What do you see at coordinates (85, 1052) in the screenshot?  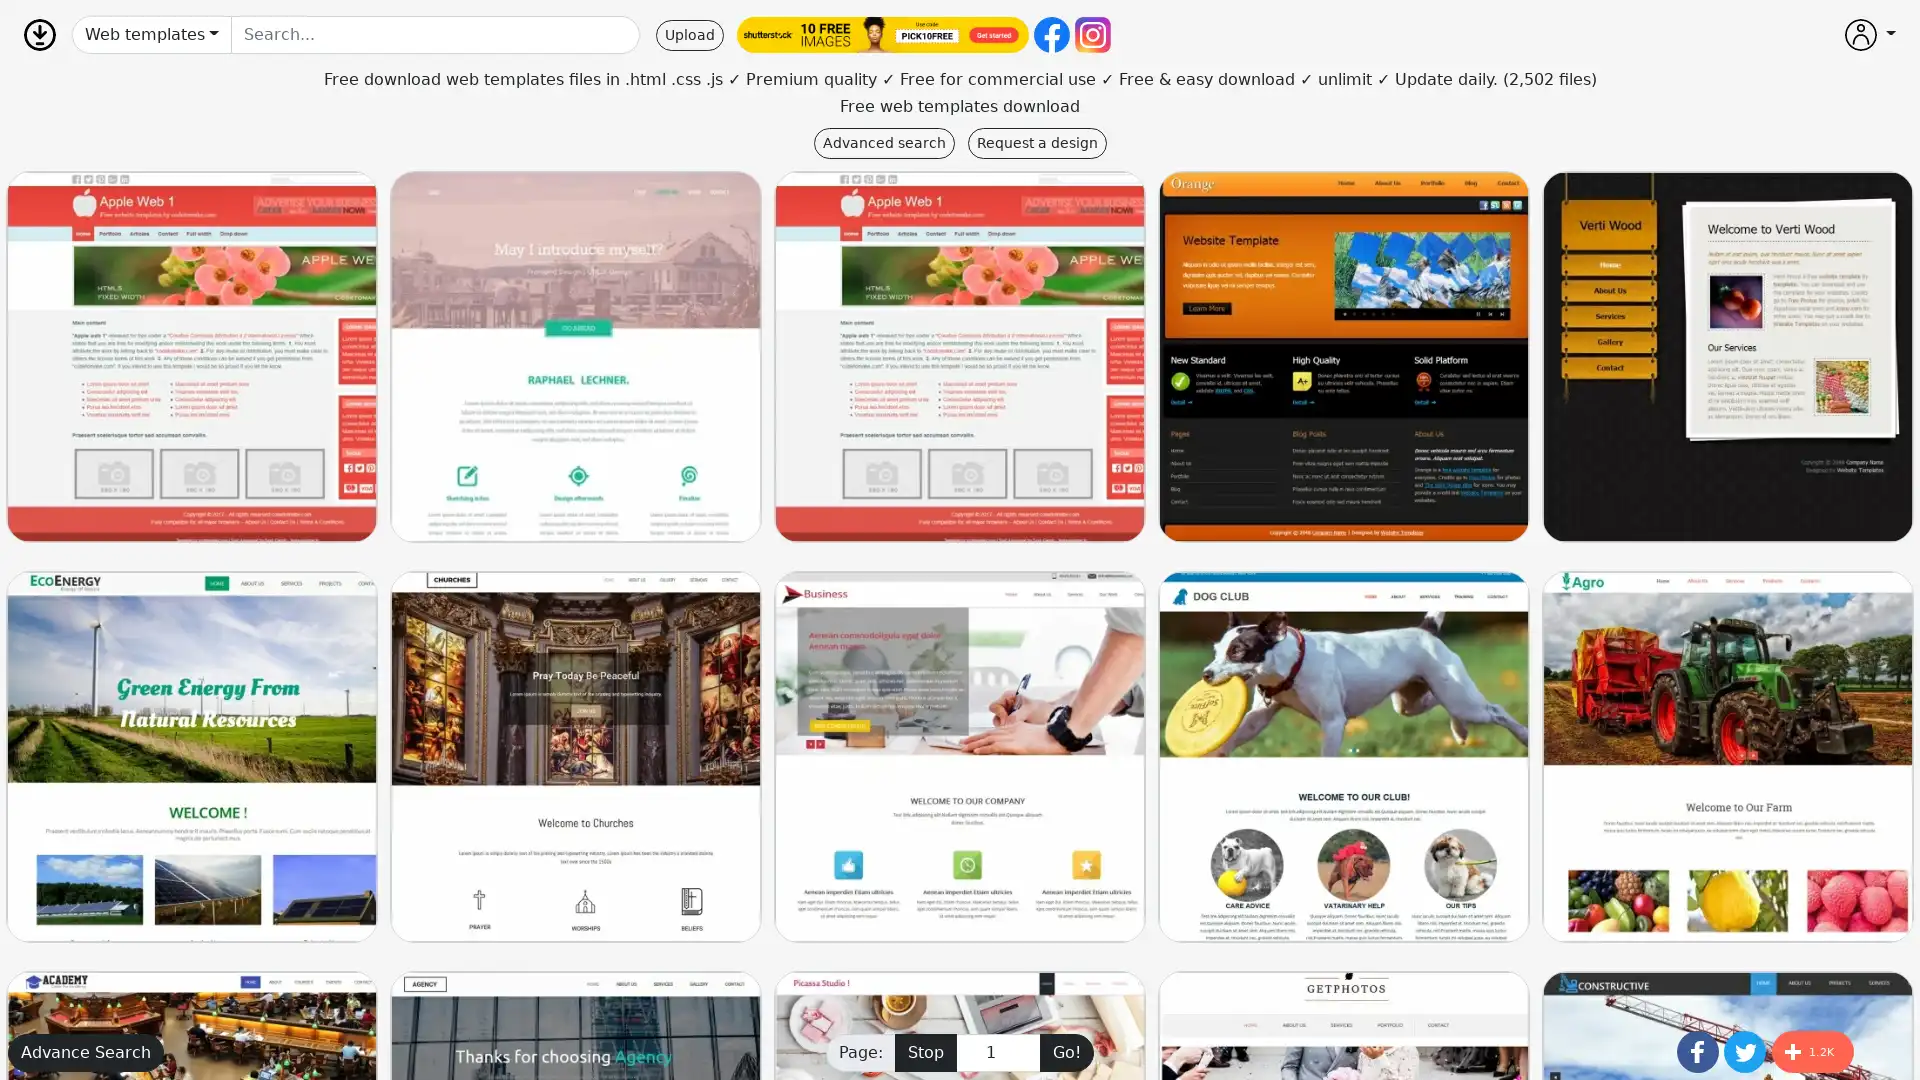 I see `Advance Search` at bounding box center [85, 1052].